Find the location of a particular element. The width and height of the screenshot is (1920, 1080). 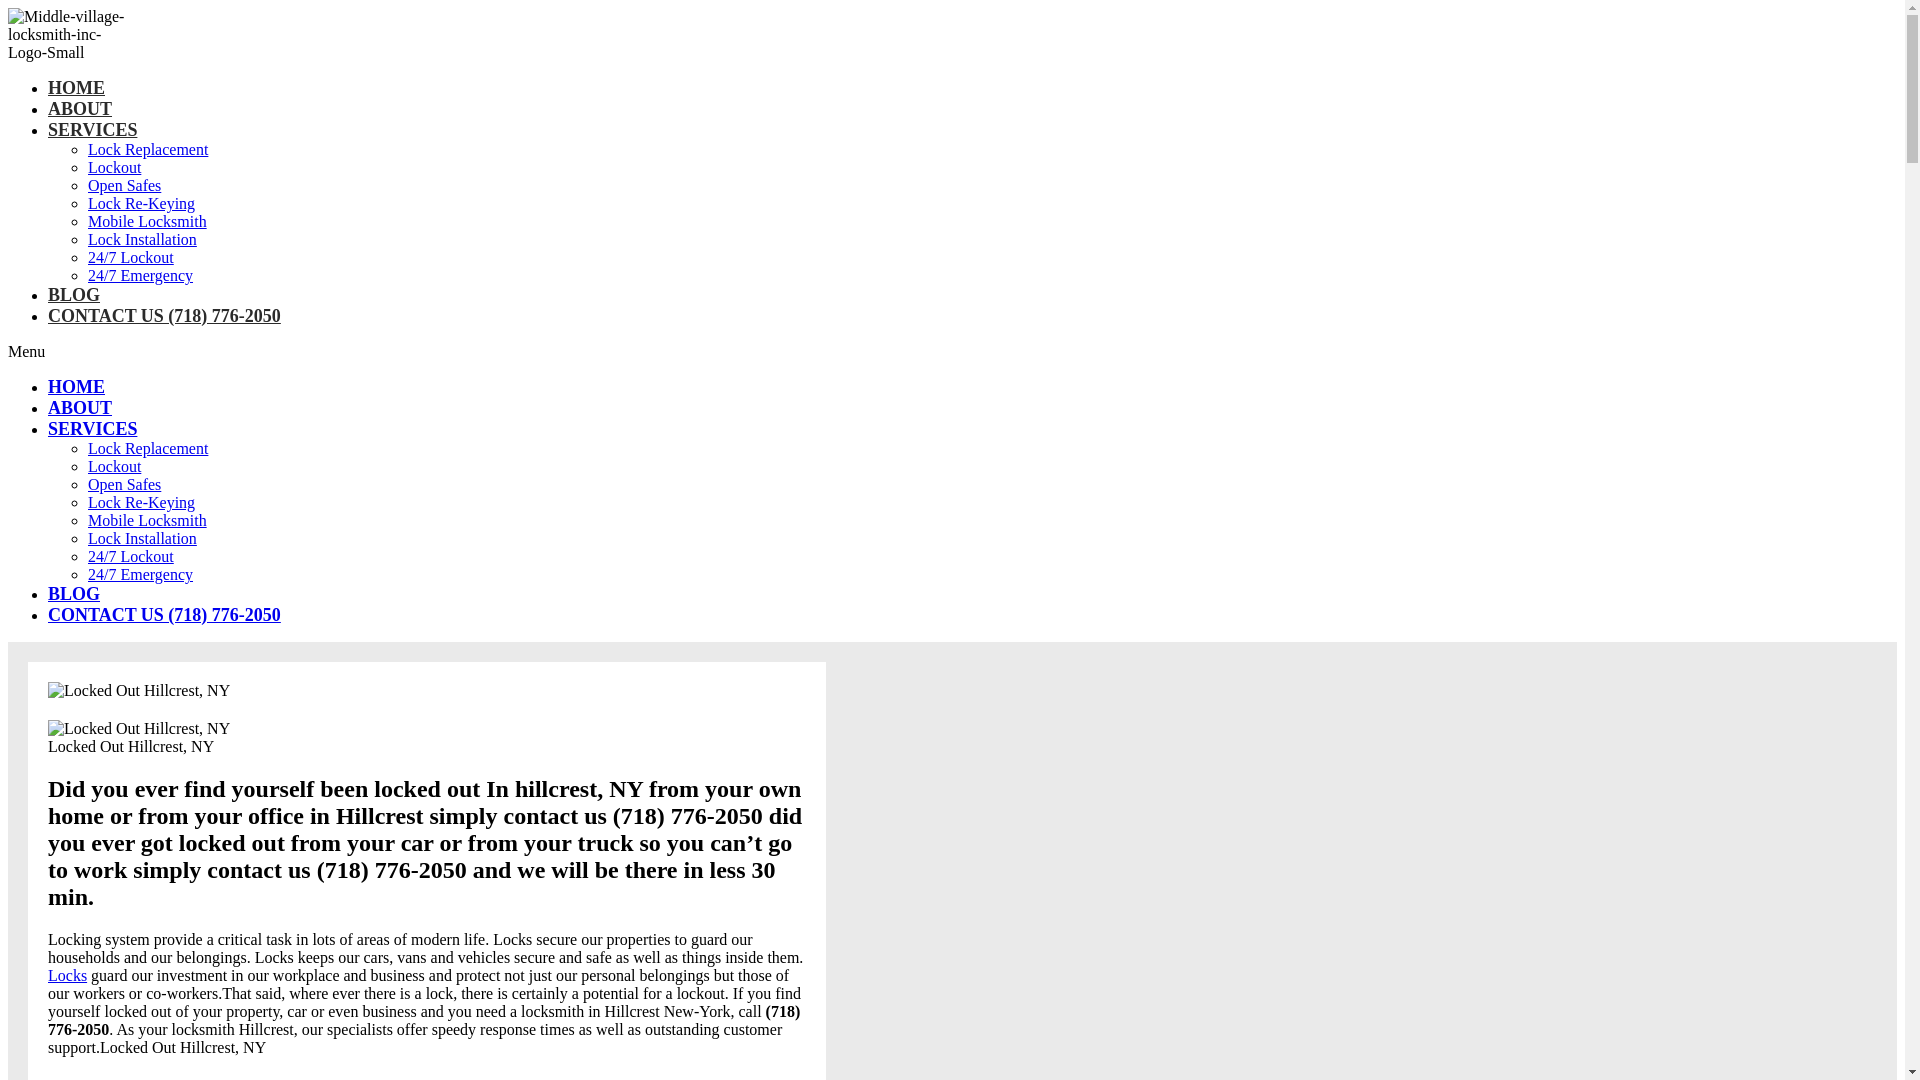

'BLOG' is located at coordinates (73, 593).